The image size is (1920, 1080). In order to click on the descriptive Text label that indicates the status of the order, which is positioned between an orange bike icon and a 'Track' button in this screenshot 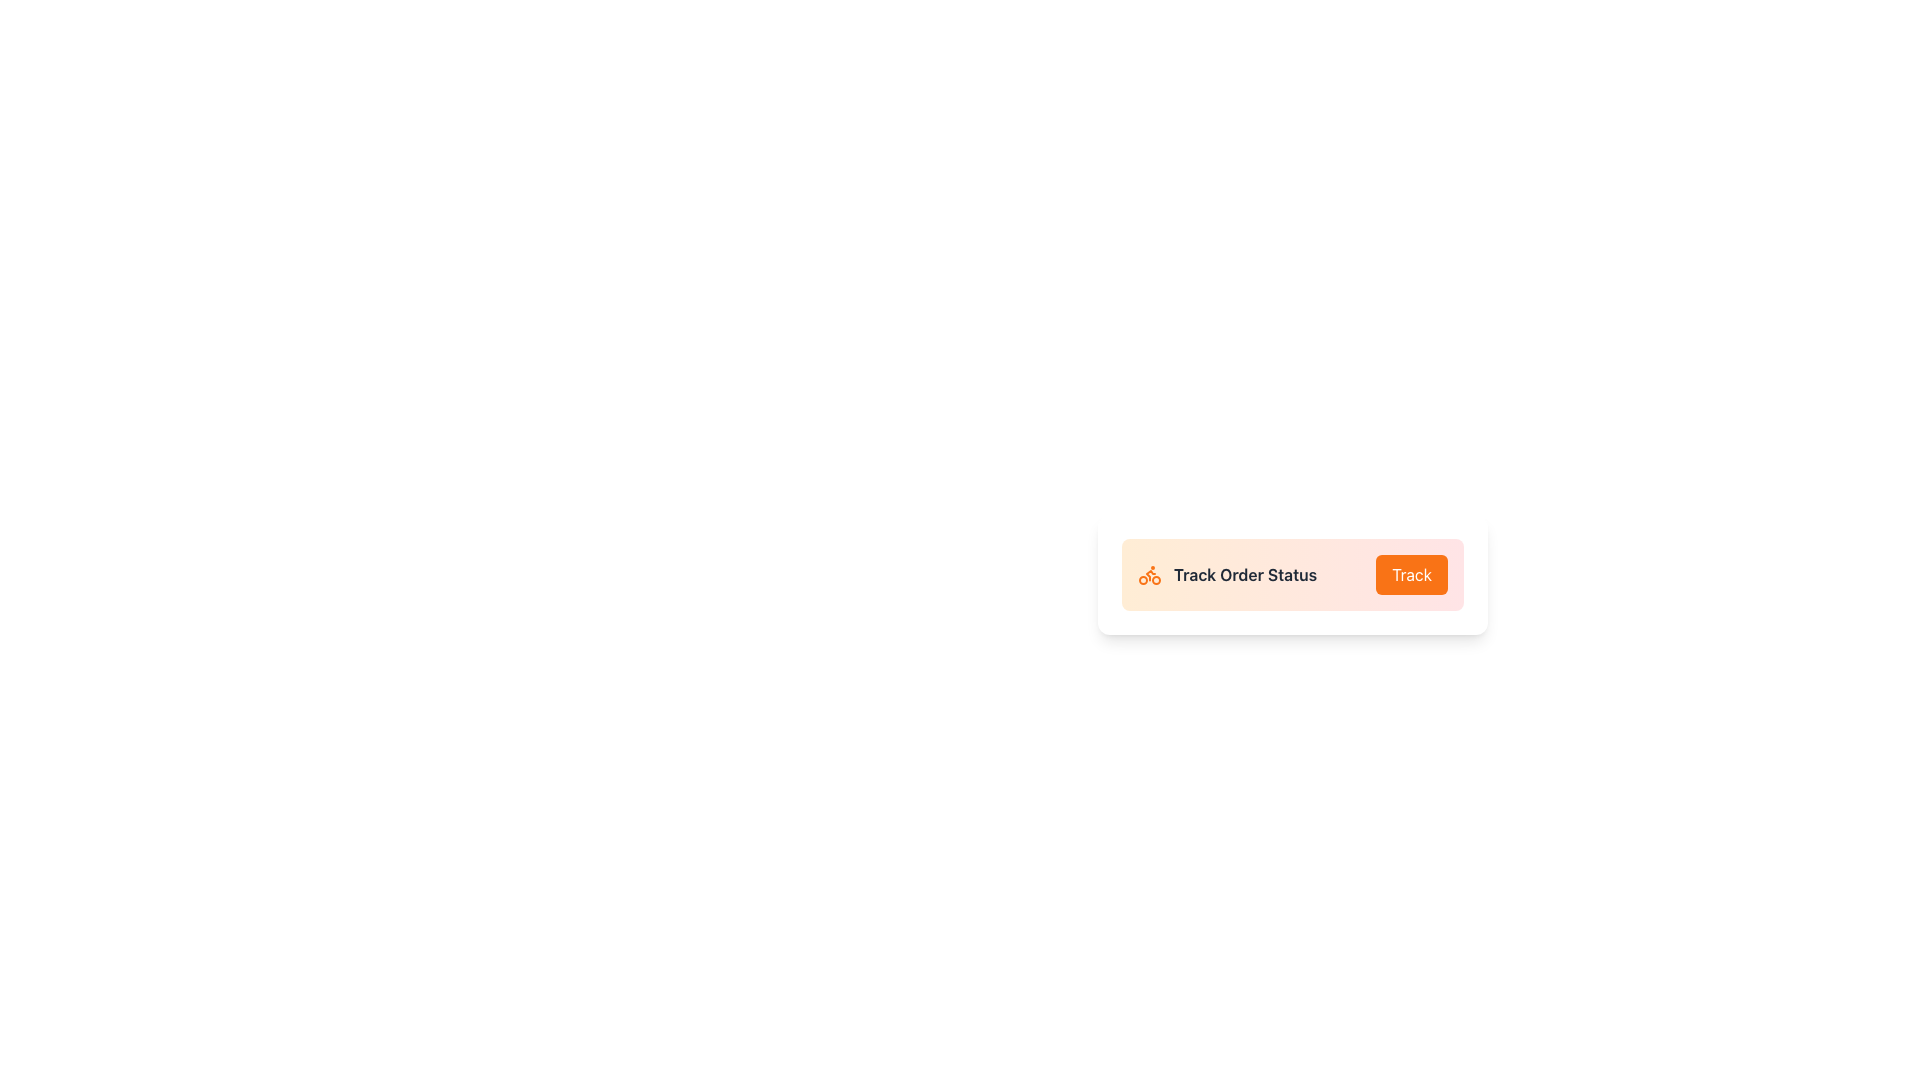, I will do `click(1244, 574)`.